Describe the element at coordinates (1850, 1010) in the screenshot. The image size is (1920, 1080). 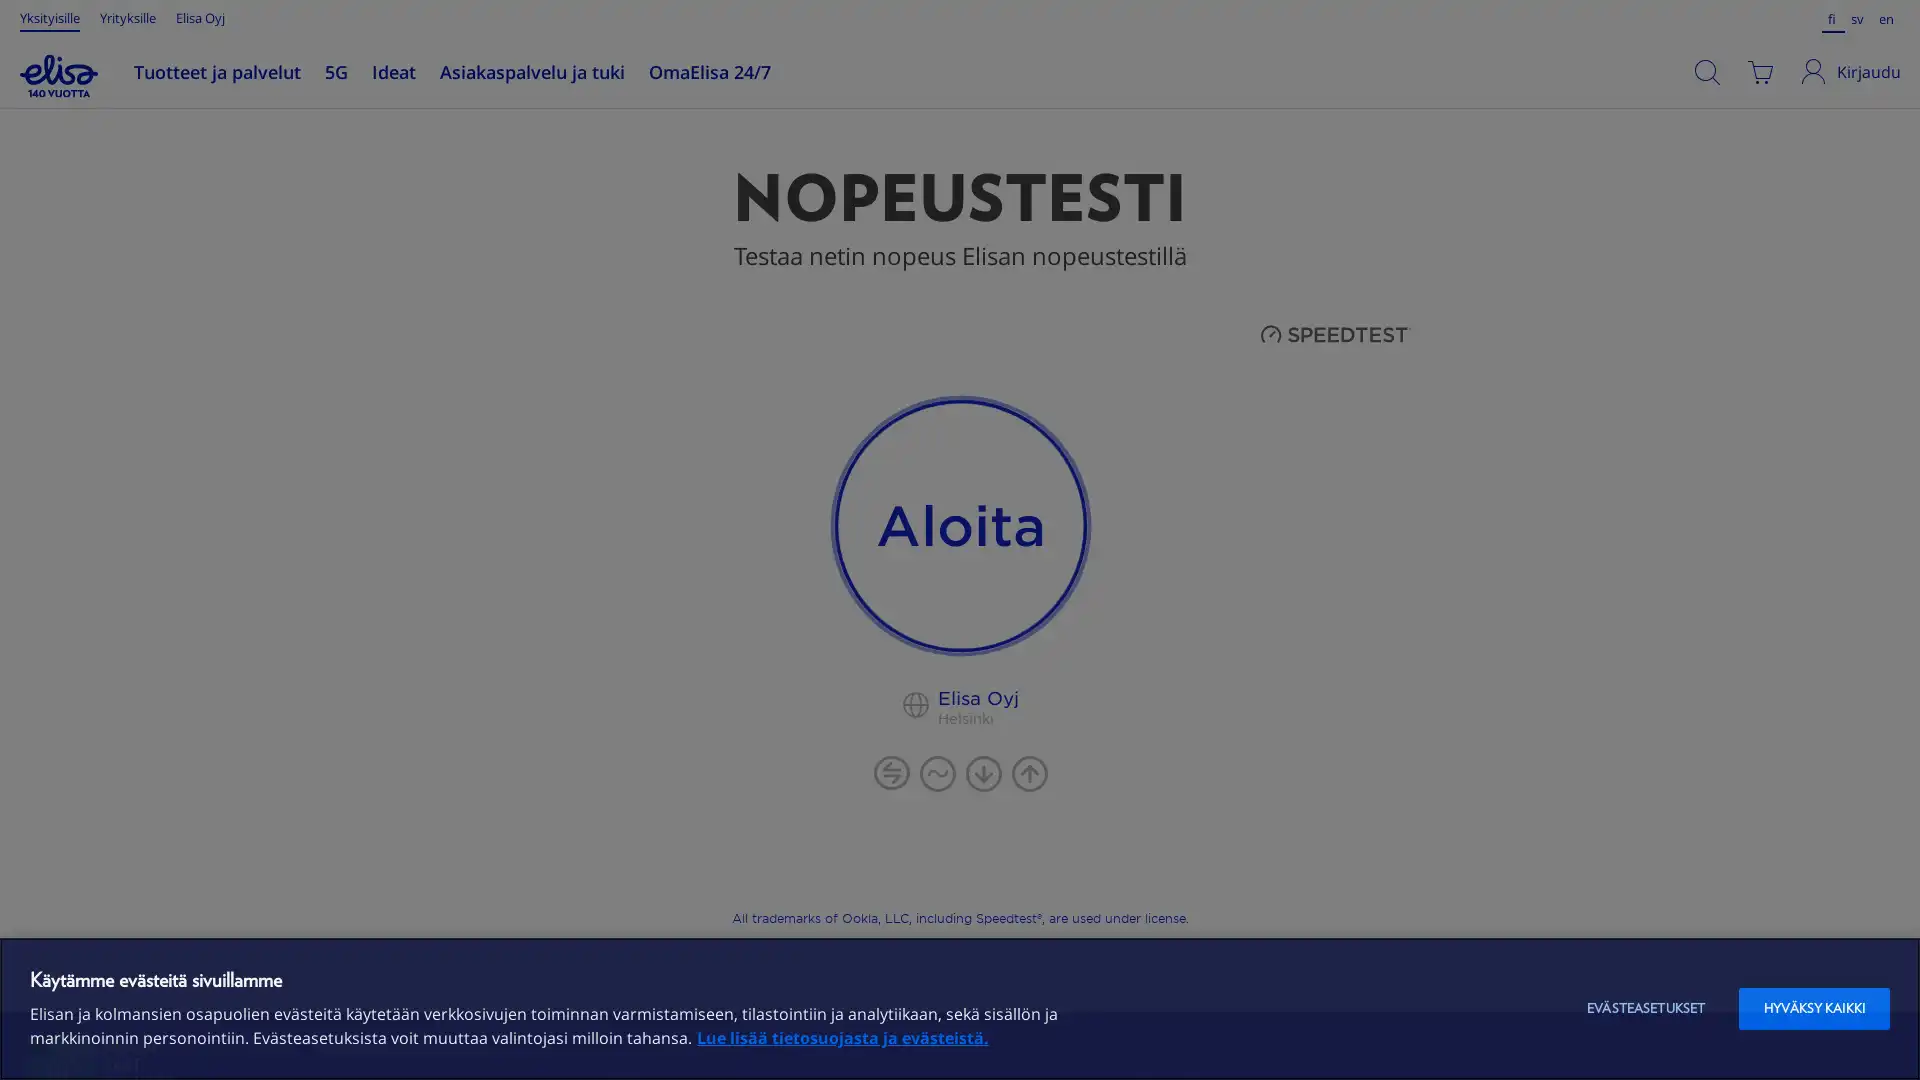
I see `Aloita chat` at that location.